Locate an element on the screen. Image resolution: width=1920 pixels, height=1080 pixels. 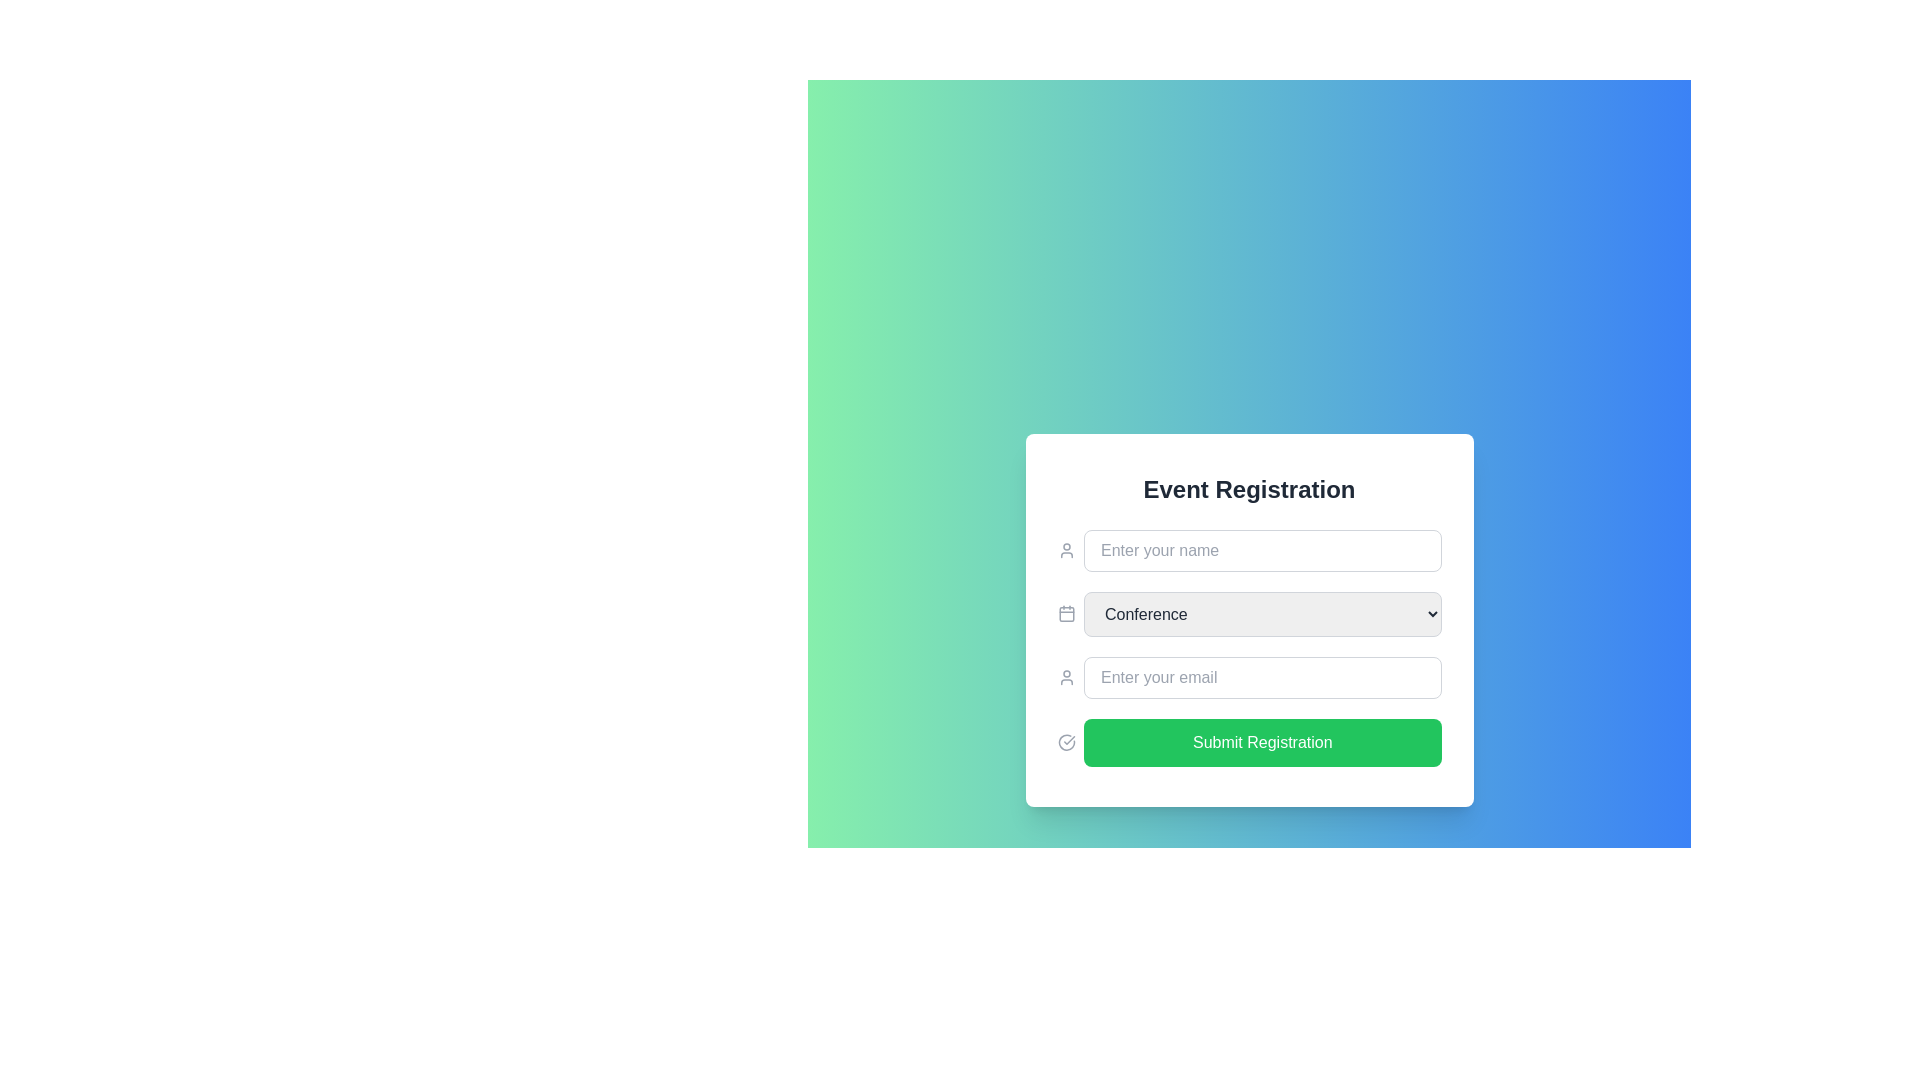
the gray user profile icon located on the left side of the 'Enter your name' input box is located at coordinates (1065, 550).